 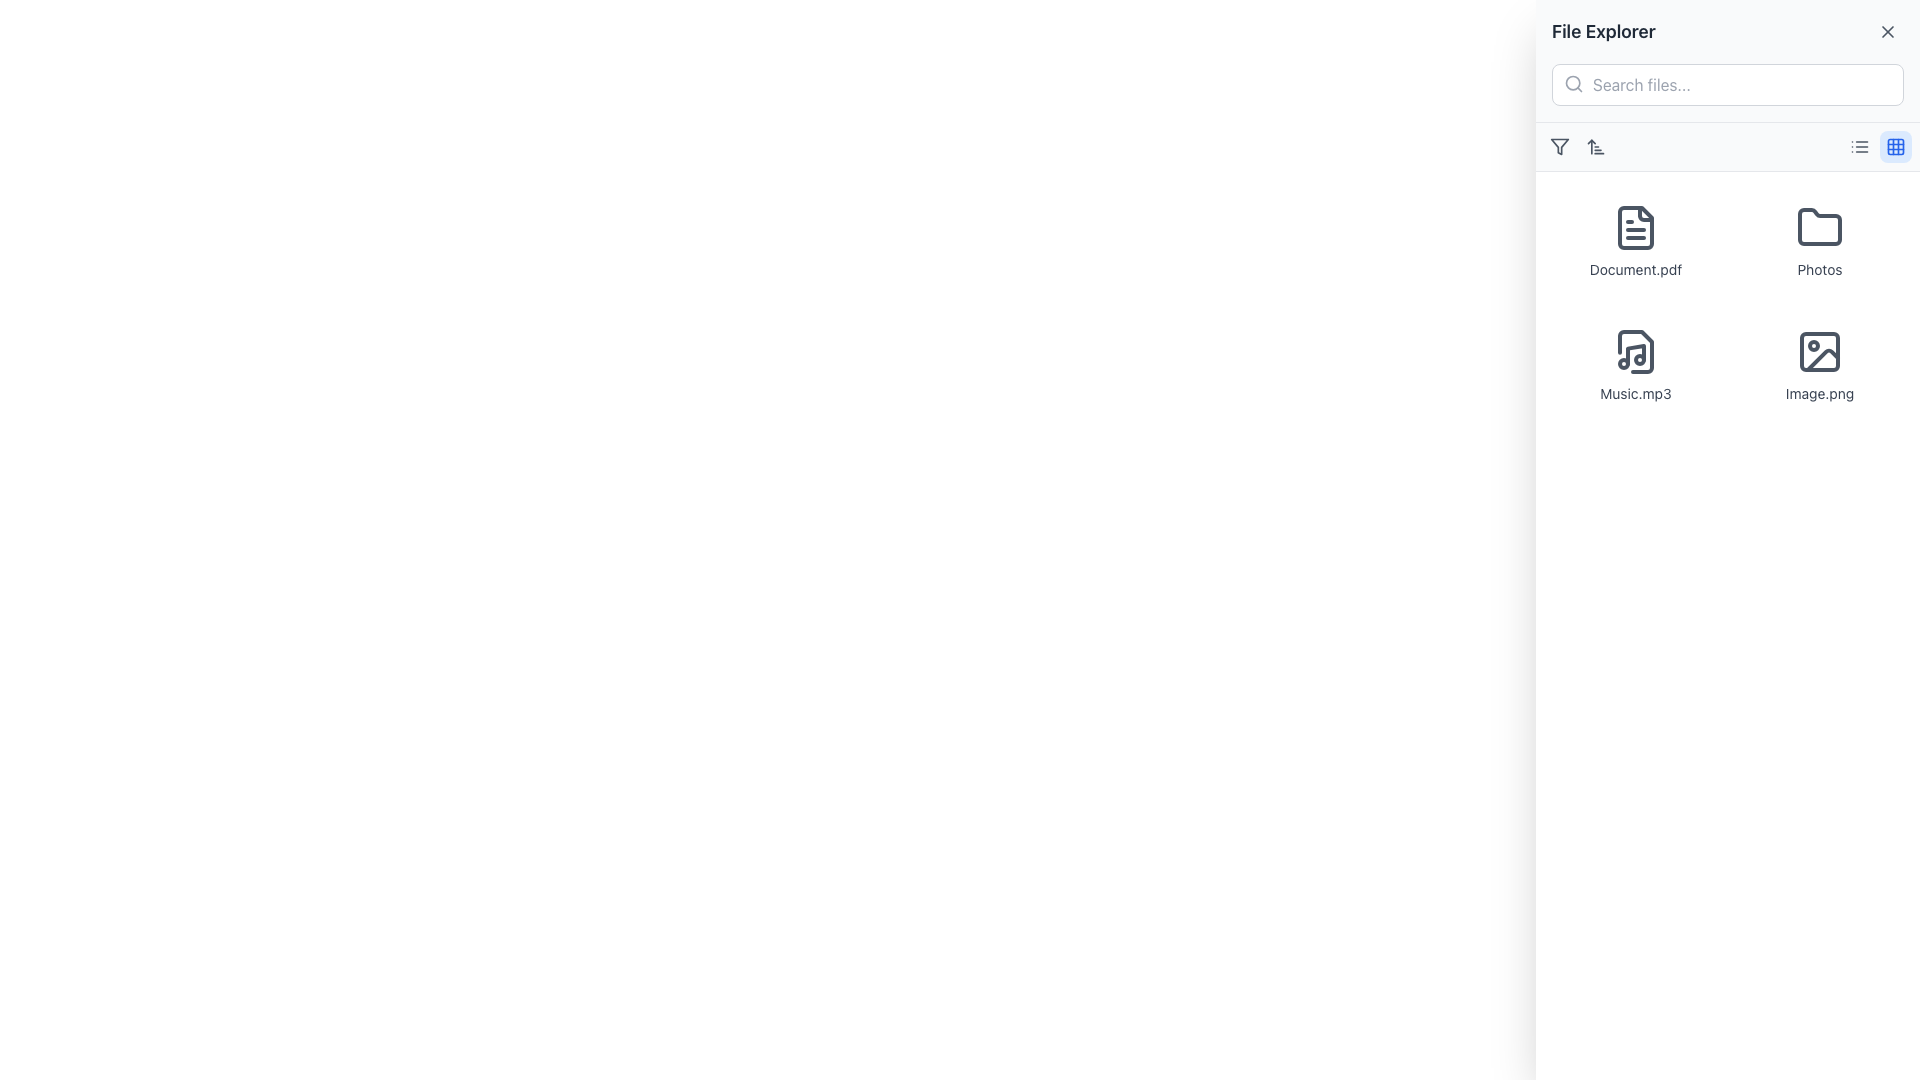 What do you see at coordinates (1636, 350) in the screenshot?
I see `the music file icon, which is the topmost item in its group, located above the text label 'Music.mp3'` at bounding box center [1636, 350].